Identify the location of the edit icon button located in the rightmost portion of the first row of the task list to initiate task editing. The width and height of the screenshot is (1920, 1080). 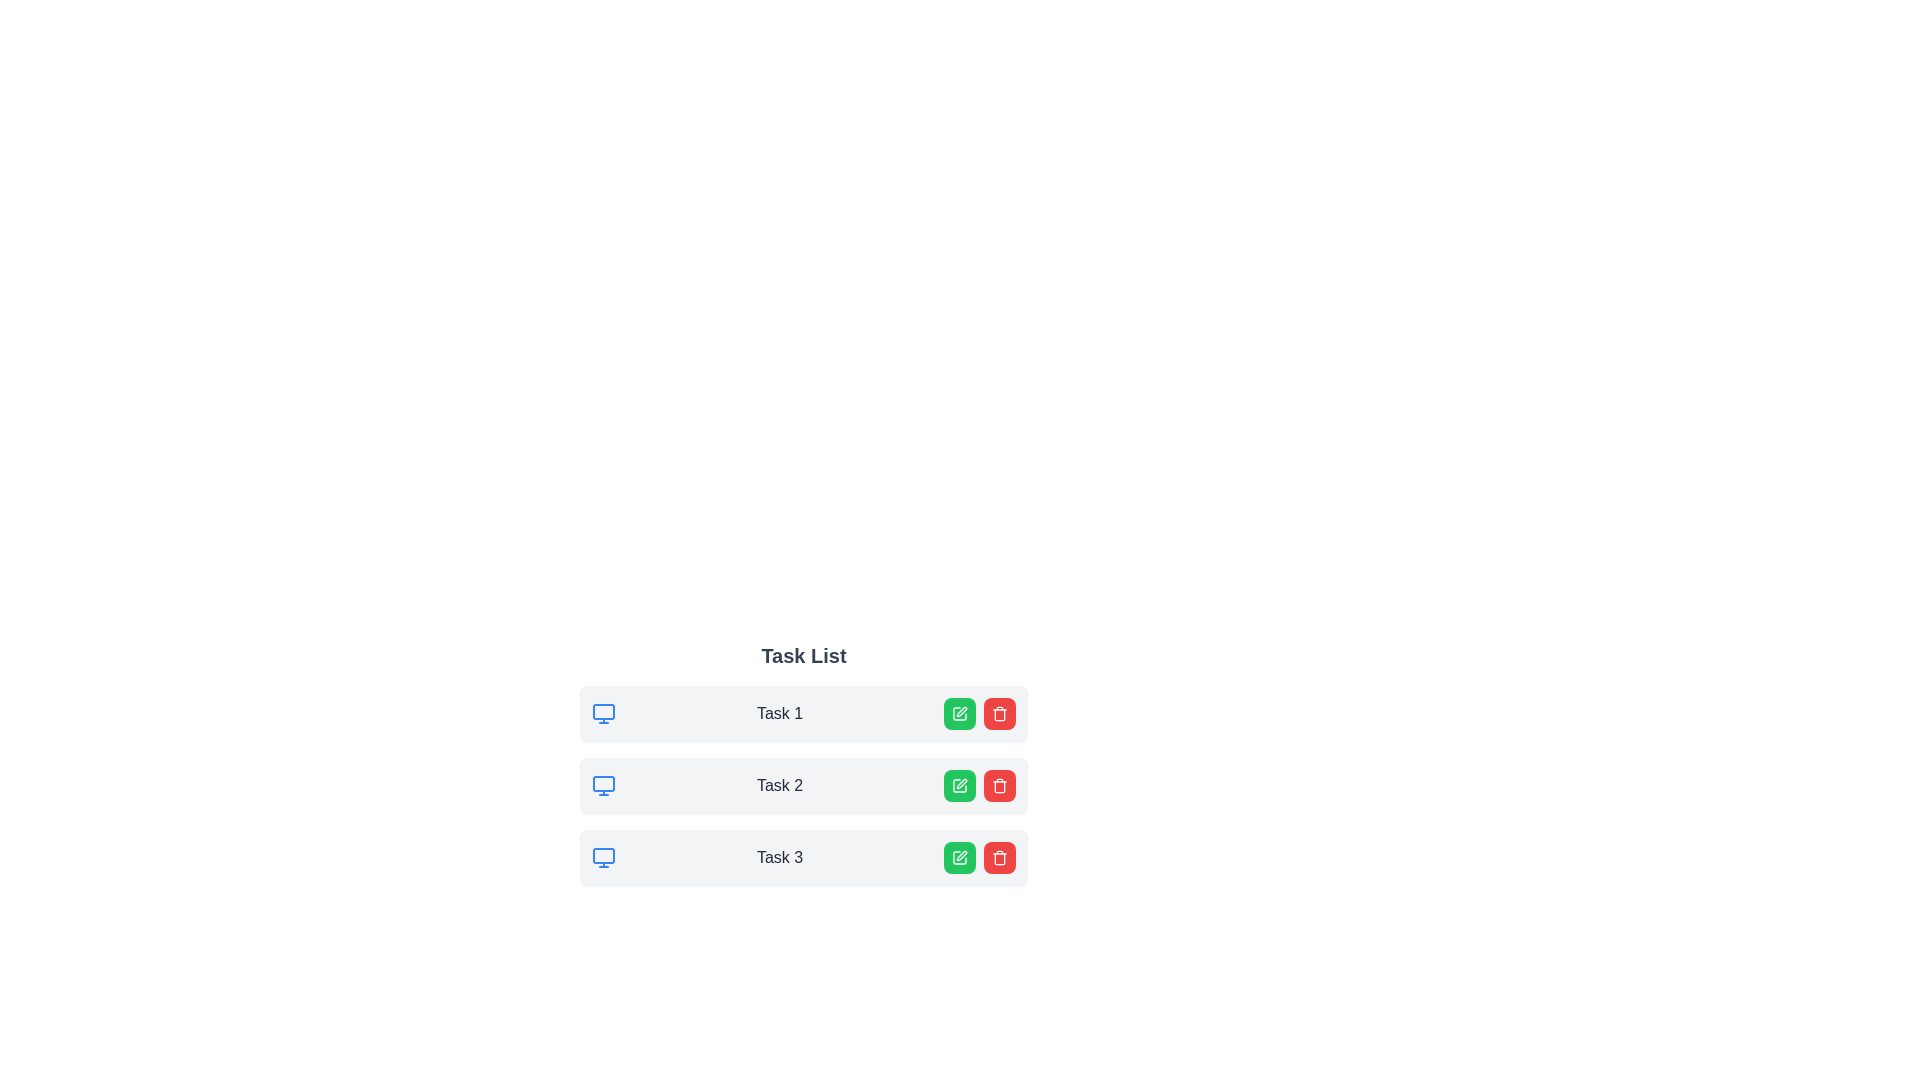
(960, 712).